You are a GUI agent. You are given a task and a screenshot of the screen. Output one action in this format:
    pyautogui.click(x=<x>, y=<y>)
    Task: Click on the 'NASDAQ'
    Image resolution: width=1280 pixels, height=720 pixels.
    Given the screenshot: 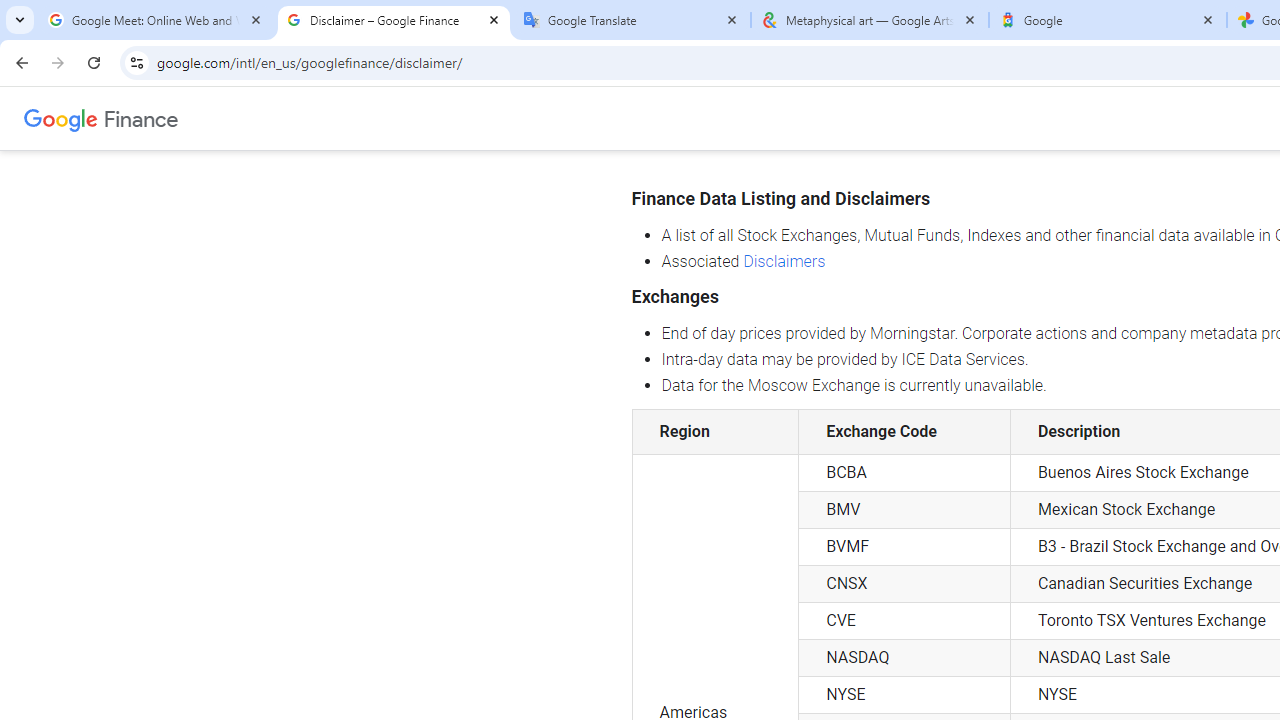 What is the action you would take?
    pyautogui.click(x=903, y=658)
    